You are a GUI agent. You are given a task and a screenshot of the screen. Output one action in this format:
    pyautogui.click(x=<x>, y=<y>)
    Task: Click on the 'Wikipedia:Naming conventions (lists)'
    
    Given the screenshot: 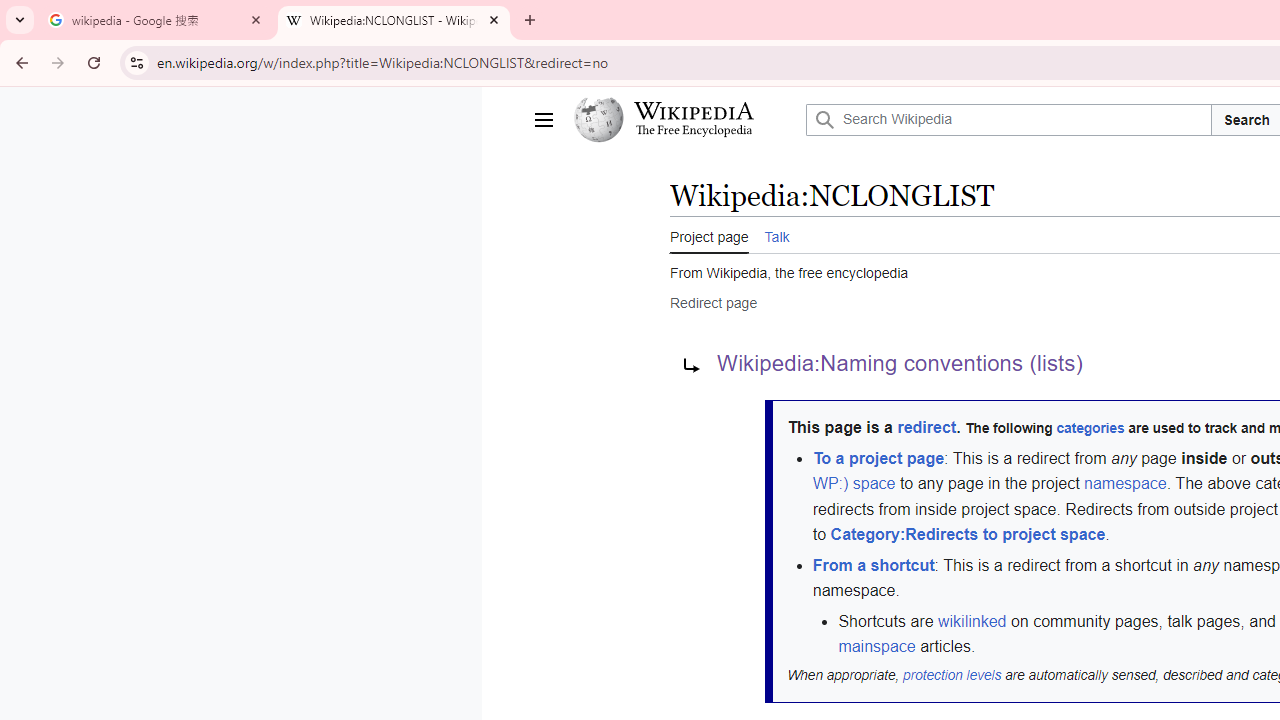 What is the action you would take?
    pyautogui.click(x=899, y=364)
    